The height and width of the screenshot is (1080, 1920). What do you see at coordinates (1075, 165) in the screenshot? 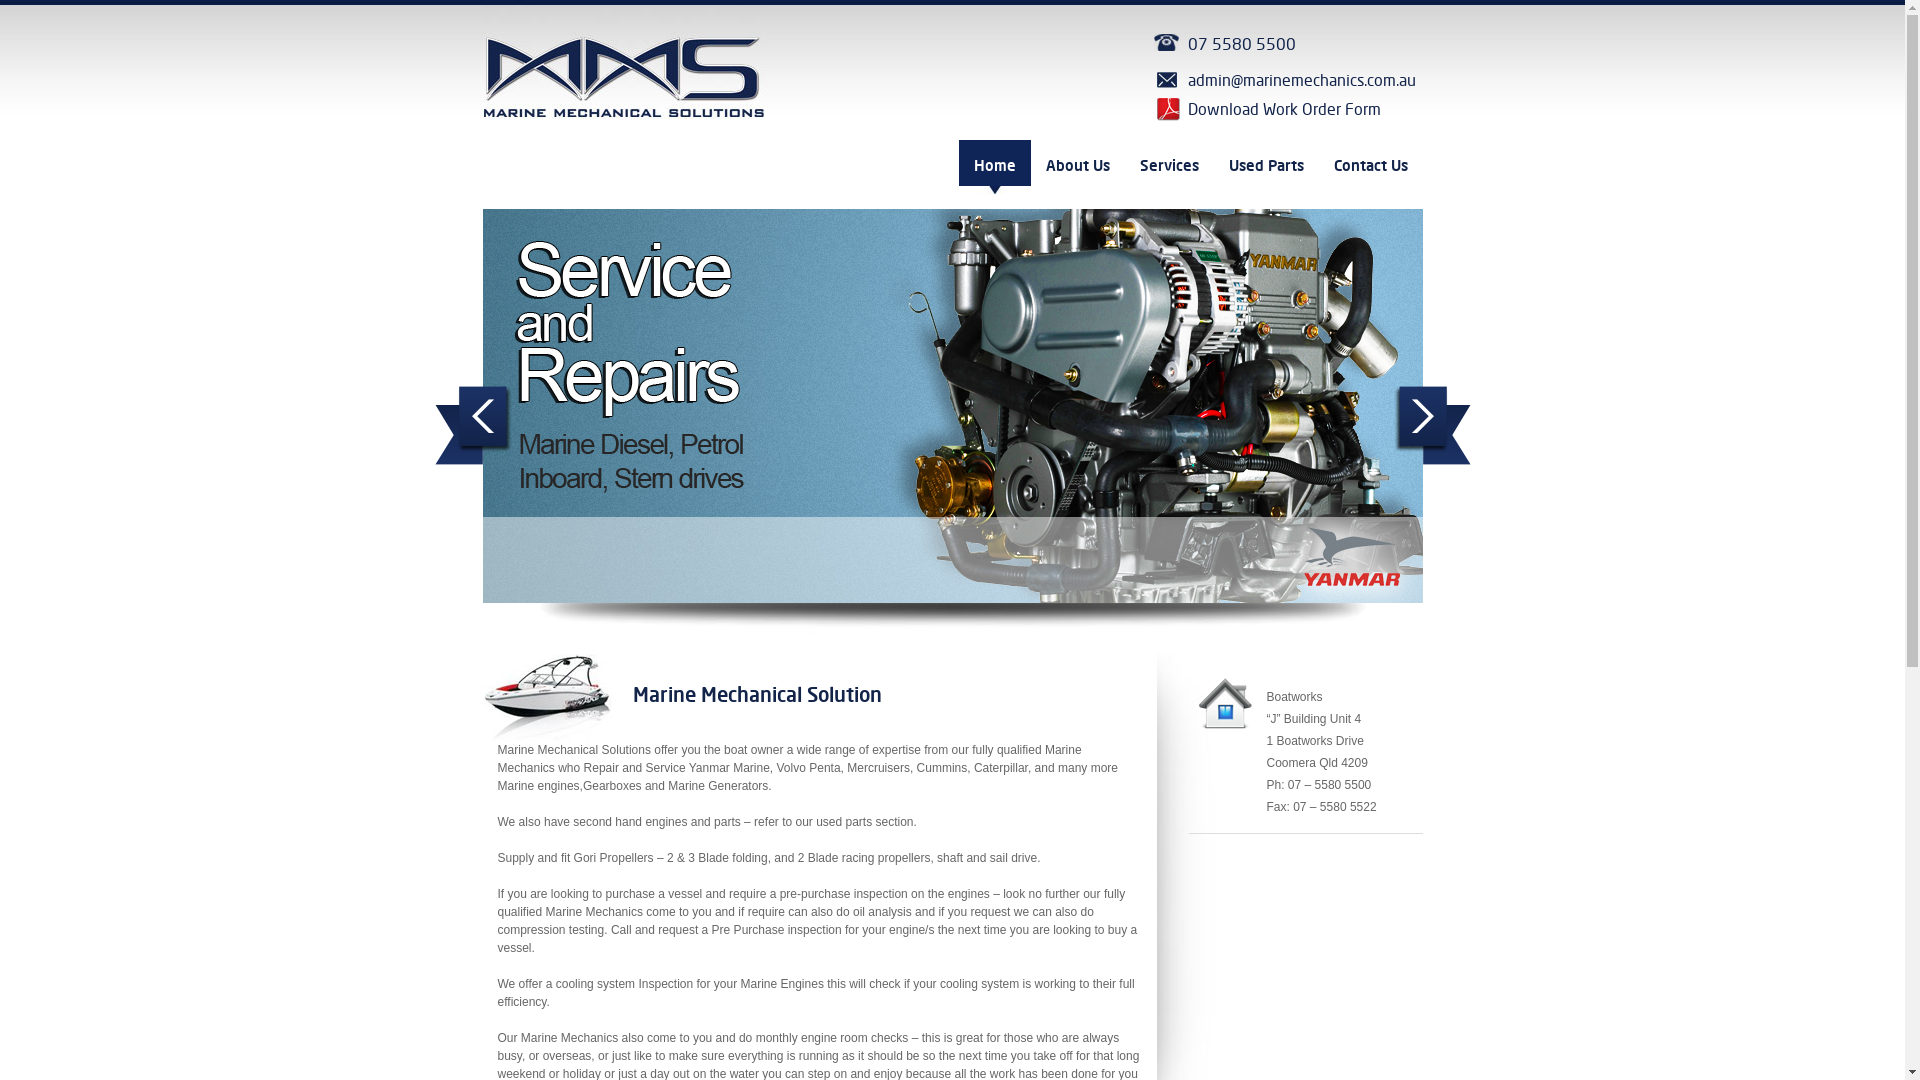
I see `'About Us'` at bounding box center [1075, 165].